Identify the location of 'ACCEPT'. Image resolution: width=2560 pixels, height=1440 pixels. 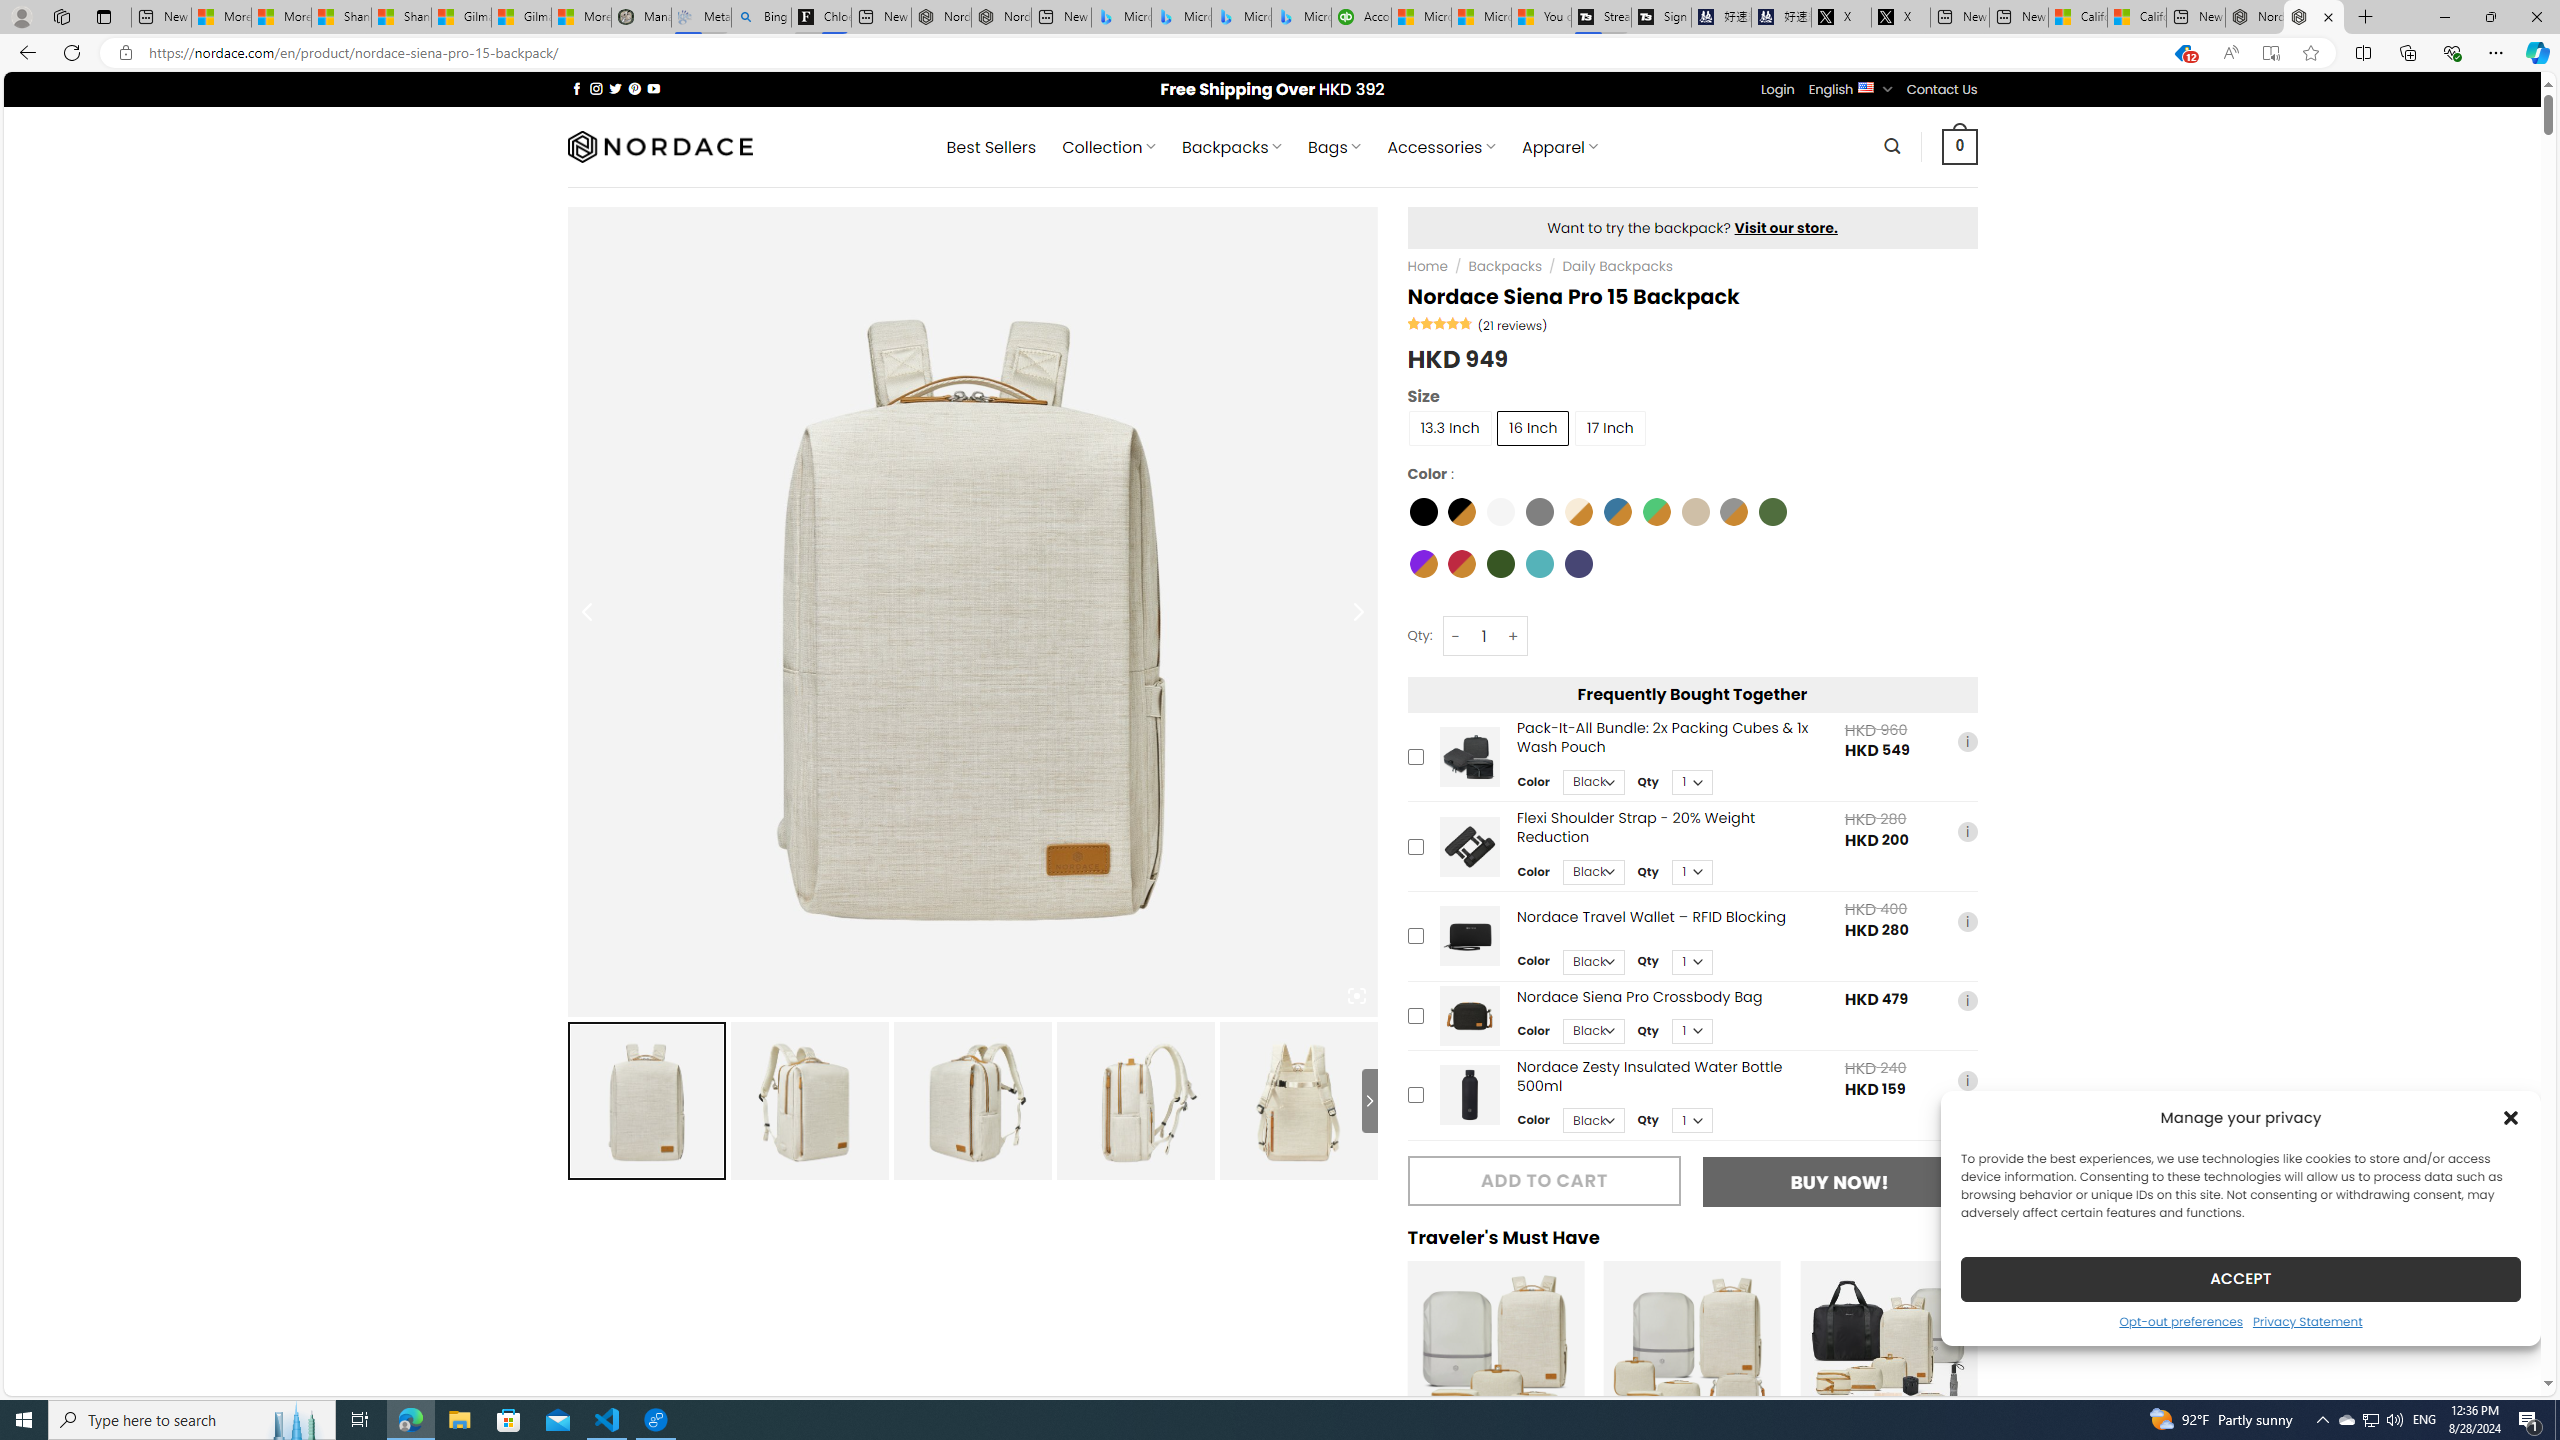
(2241, 1278).